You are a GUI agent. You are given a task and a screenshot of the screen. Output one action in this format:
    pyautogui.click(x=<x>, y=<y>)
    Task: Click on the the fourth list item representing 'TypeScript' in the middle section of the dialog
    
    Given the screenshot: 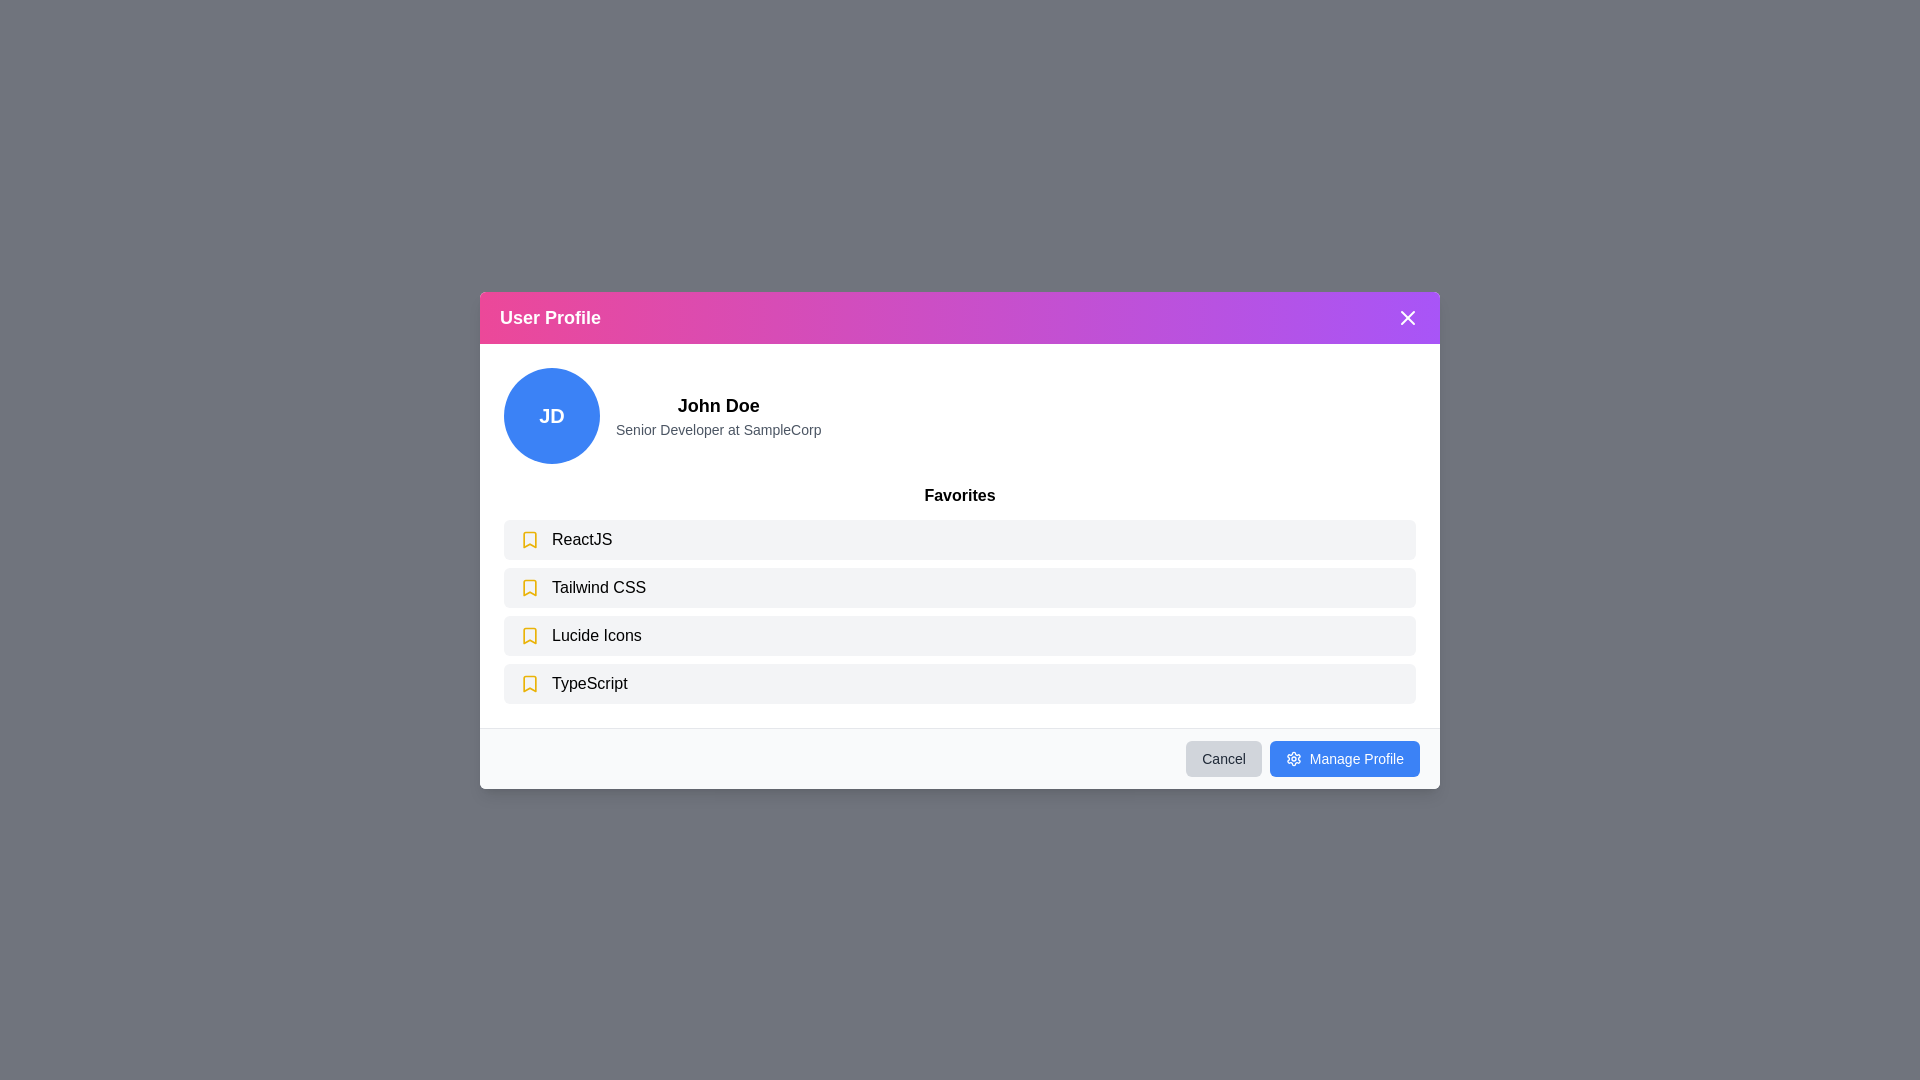 What is the action you would take?
    pyautogui.click(x=960, y=681)
    